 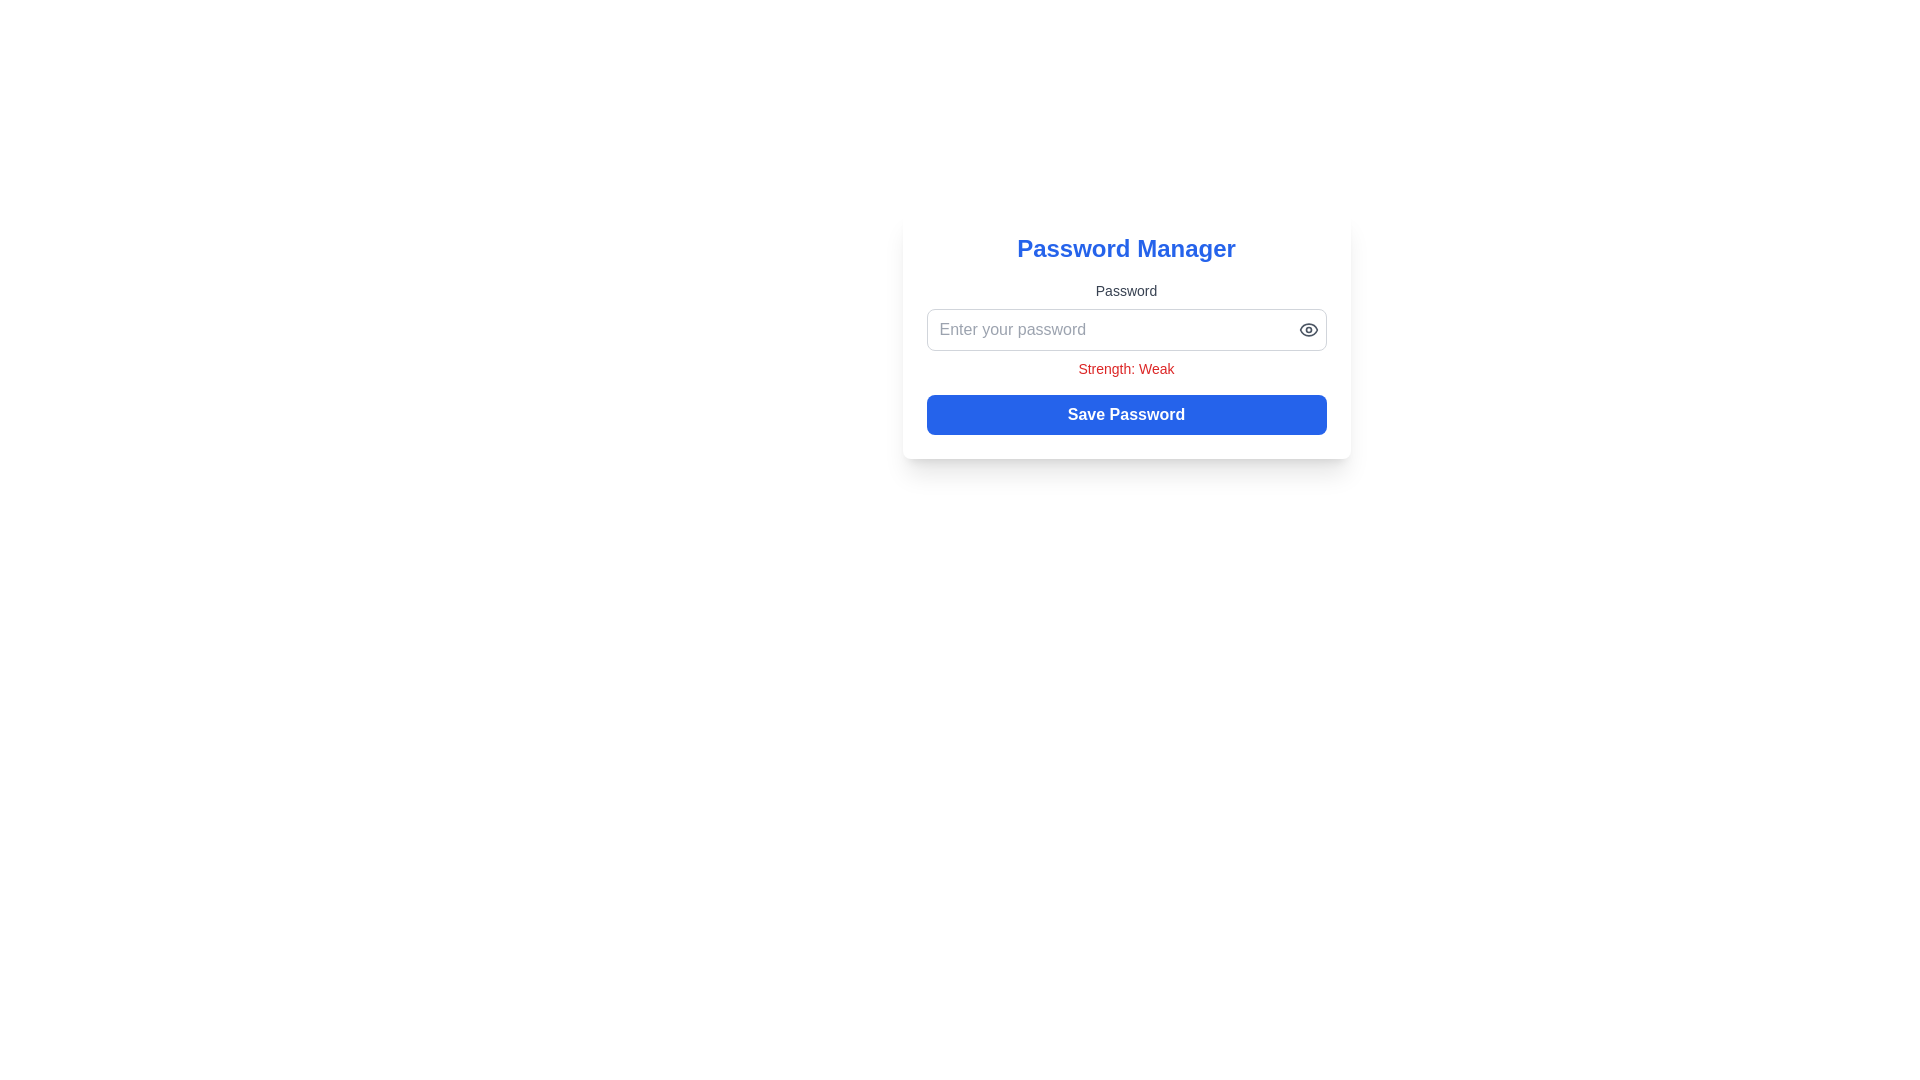 I want to click on the password input field of the password manager interface to focus on it, so click(x=1126, y=333).